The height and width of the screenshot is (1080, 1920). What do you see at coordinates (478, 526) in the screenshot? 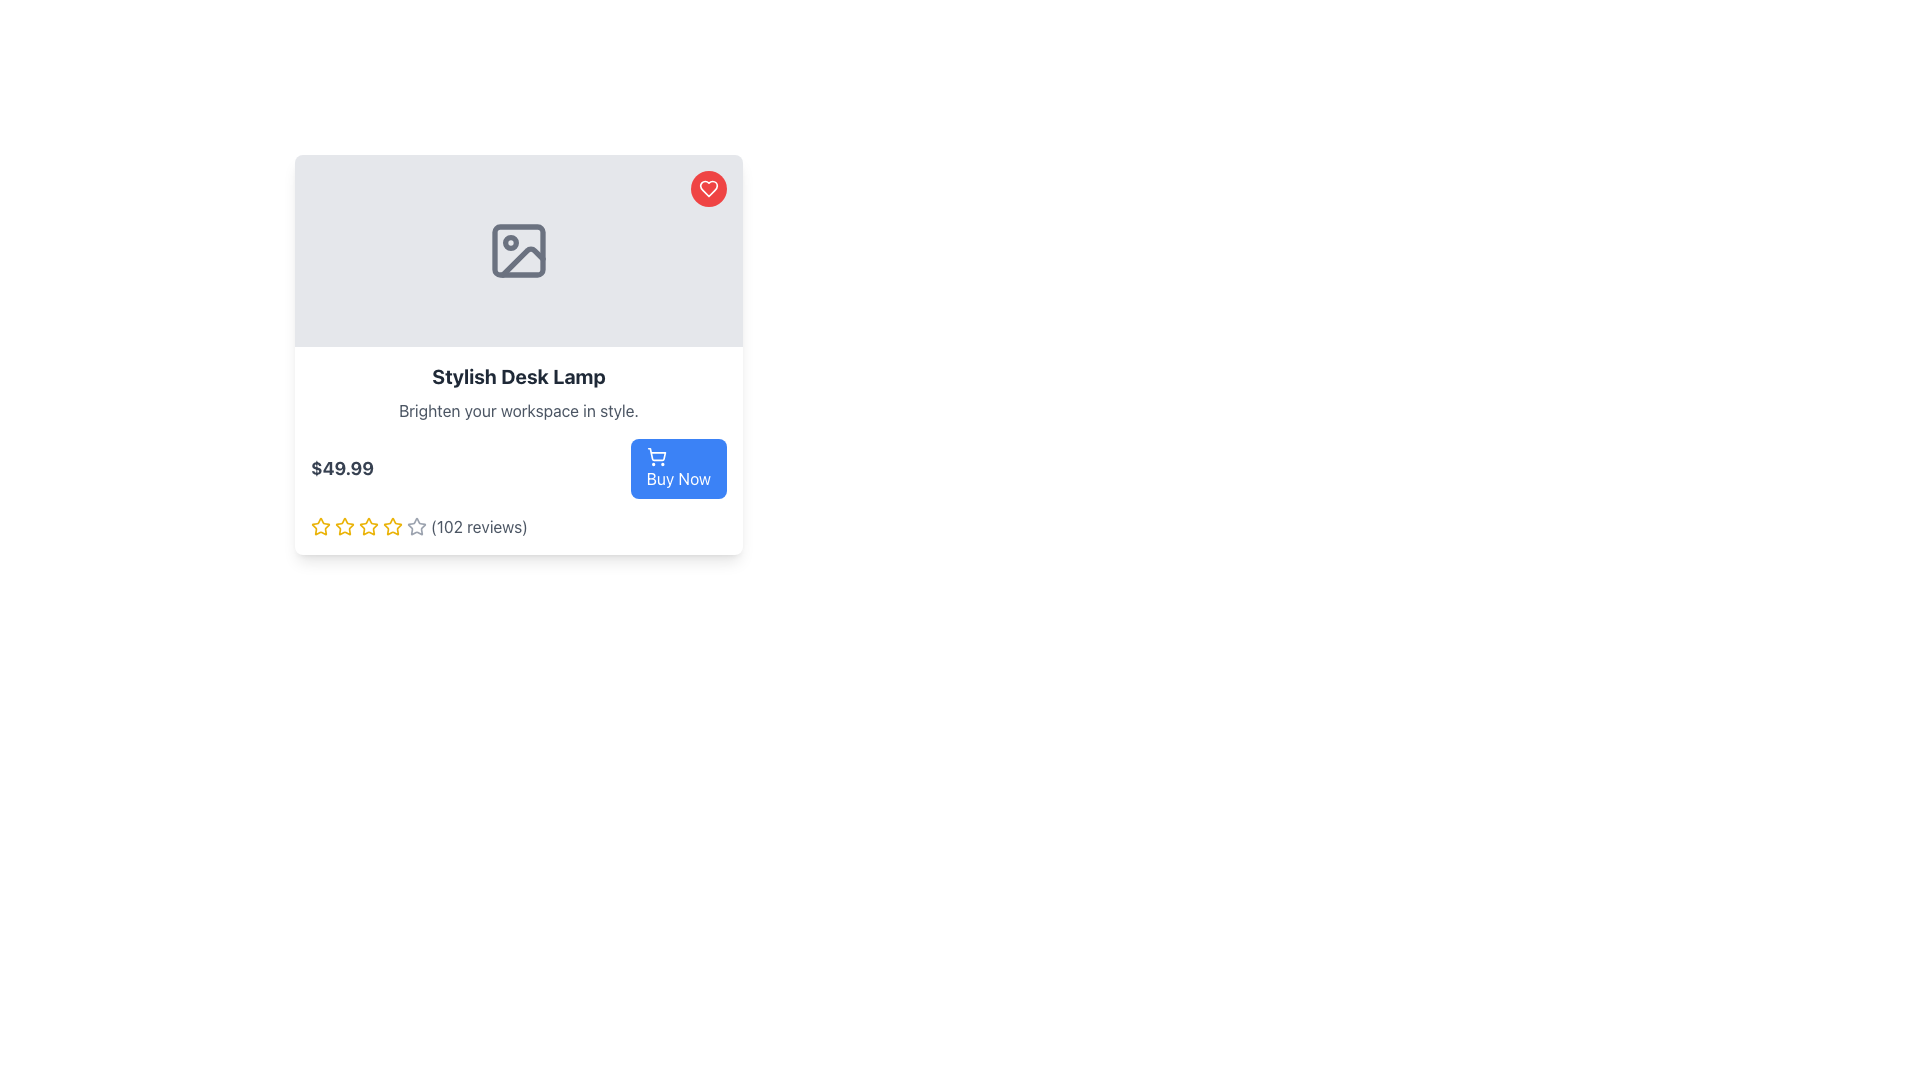
I see `the text label displaying the review count, positioned below the product title and pricing area` at bounding box center [478, 526].